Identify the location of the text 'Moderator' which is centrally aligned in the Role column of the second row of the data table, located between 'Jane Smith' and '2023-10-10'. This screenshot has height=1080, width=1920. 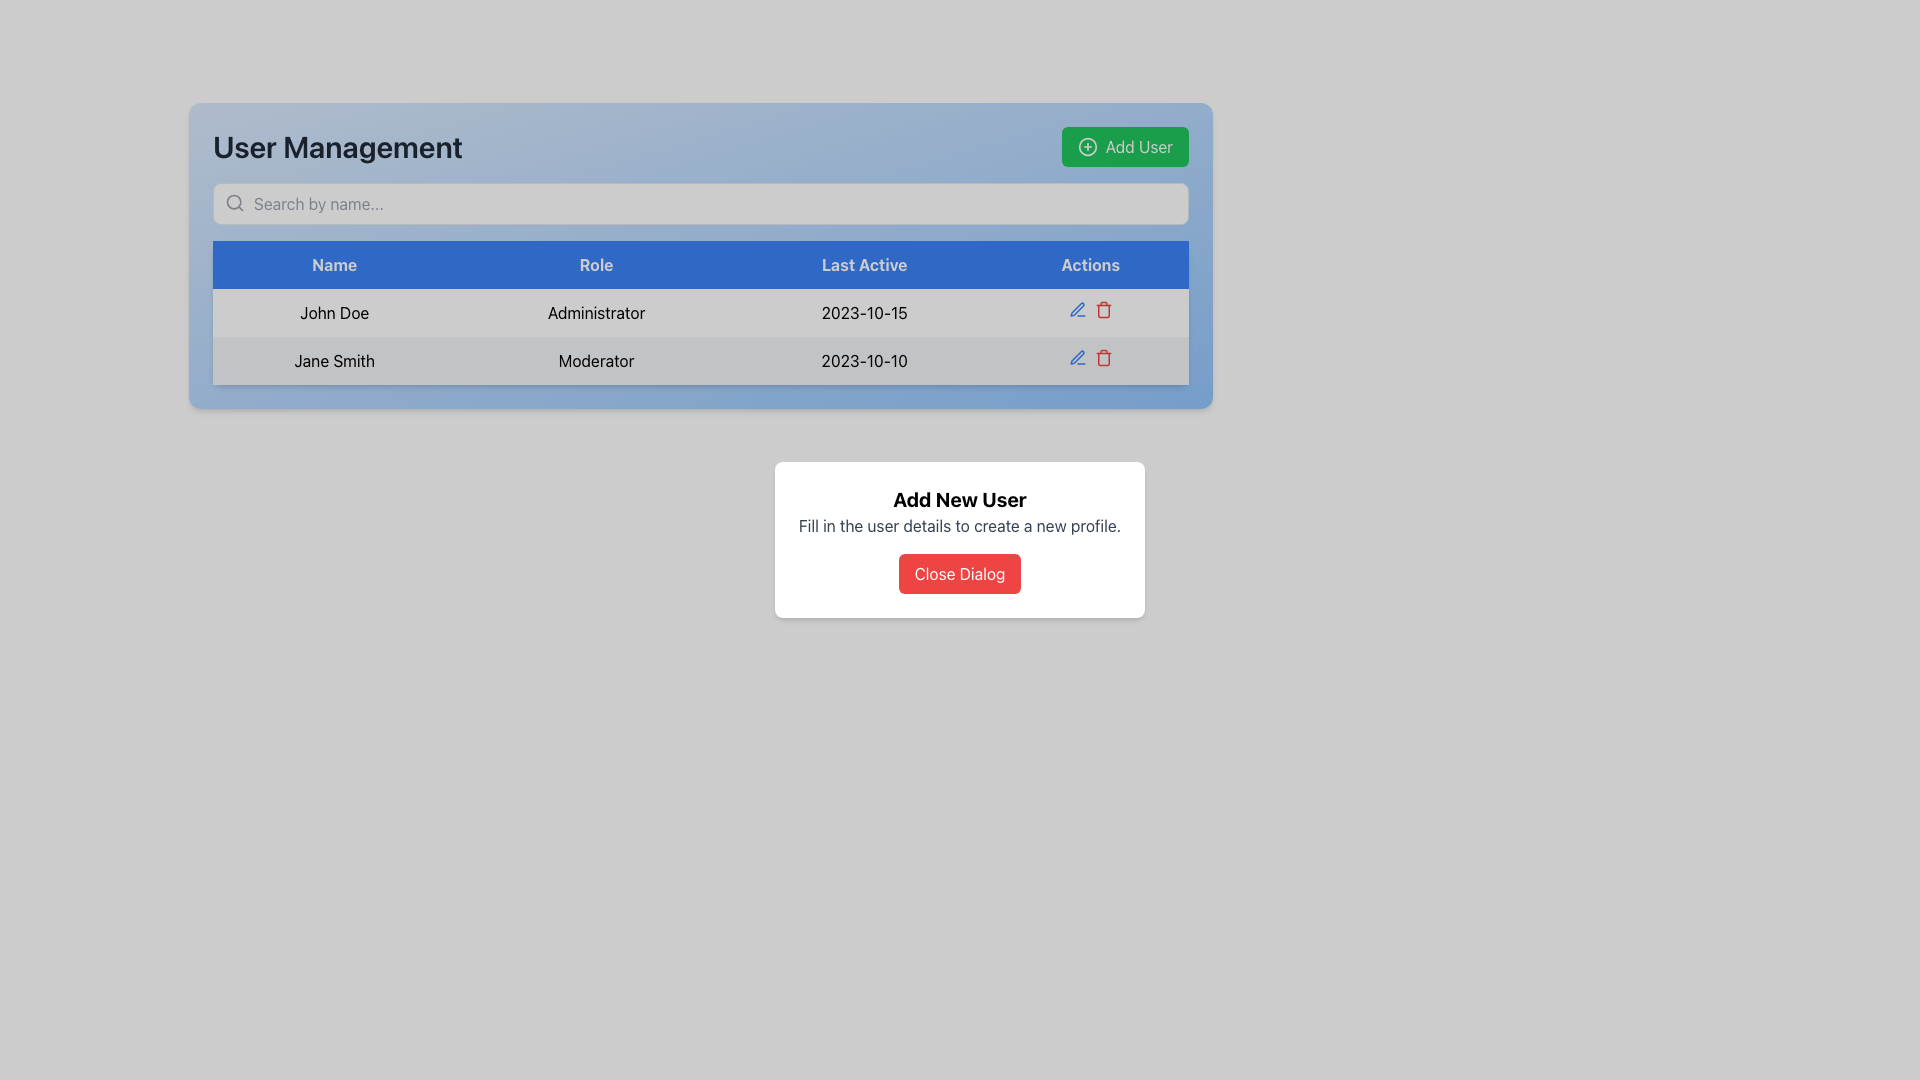
(595, 361).